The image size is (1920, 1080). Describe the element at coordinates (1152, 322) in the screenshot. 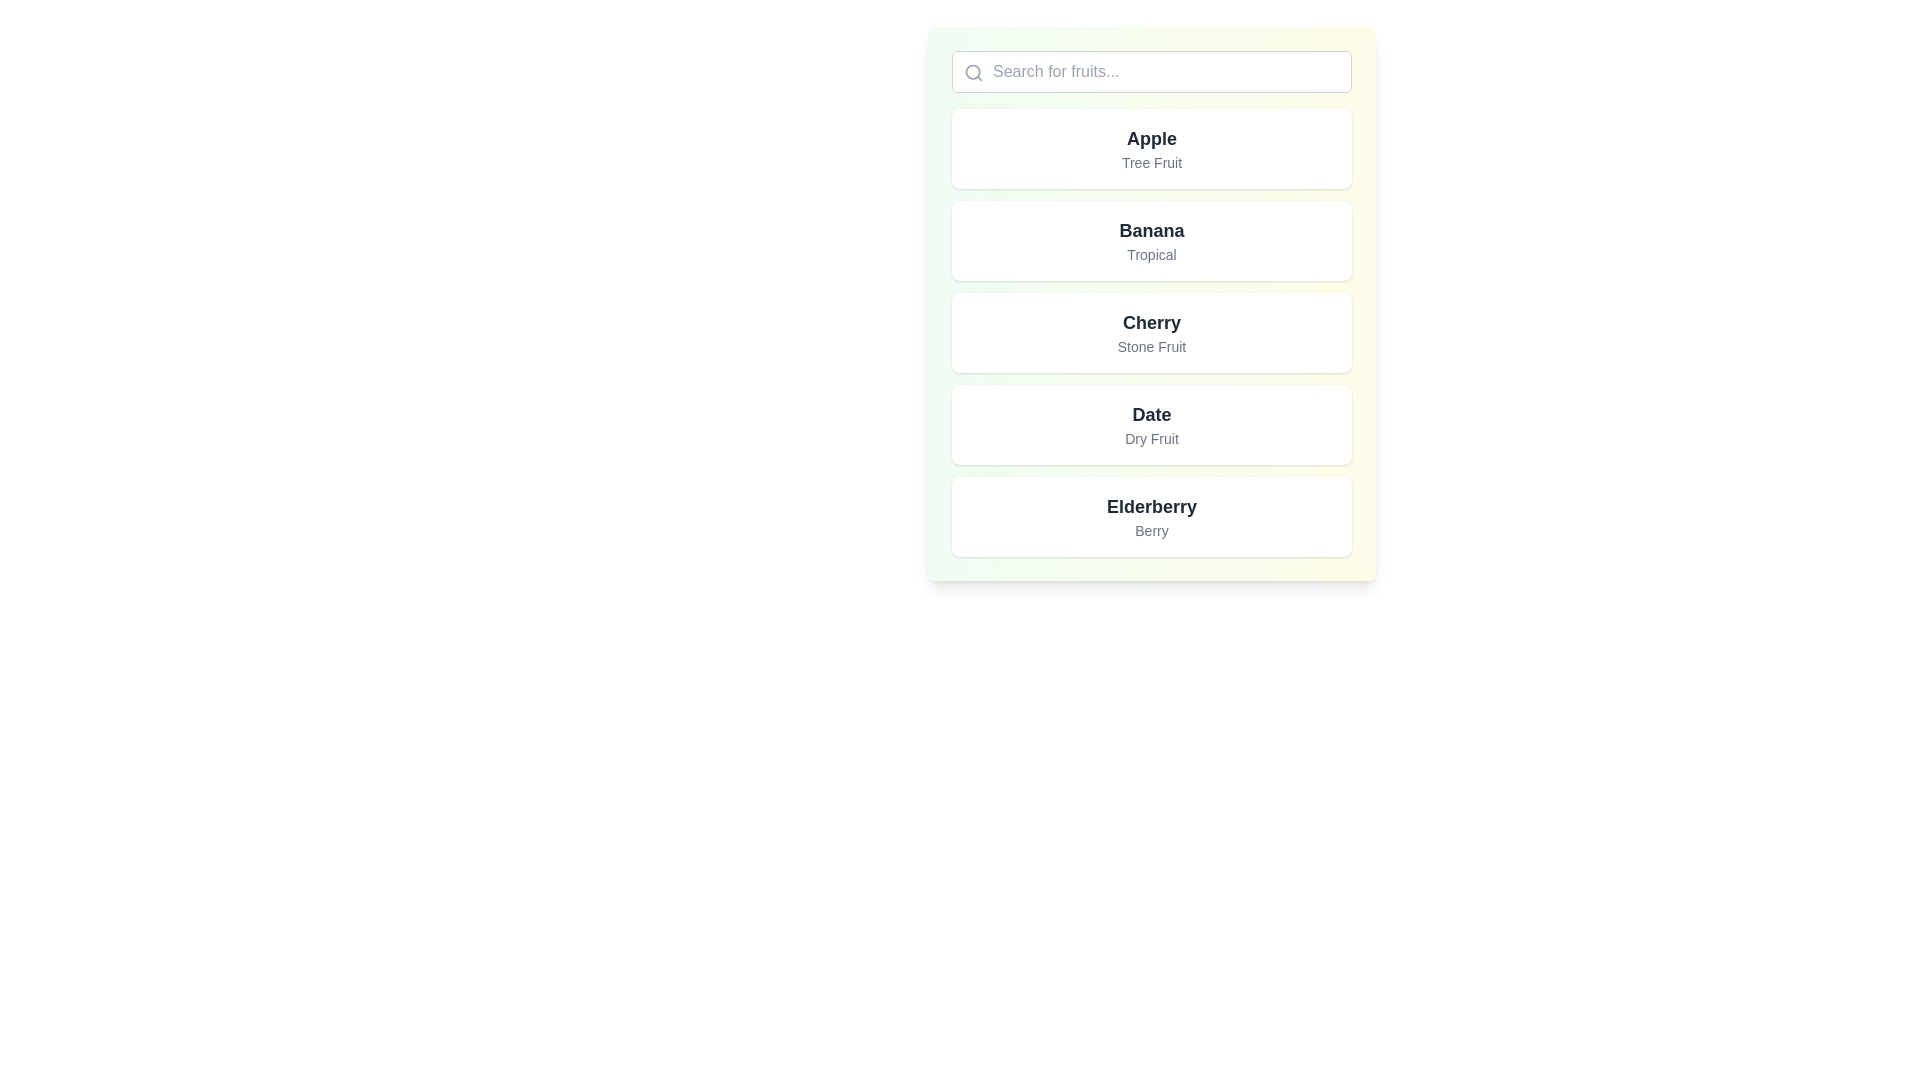

I see `the Text Label that indicates the name of the fruit, located in the middle of the third item in the vertical list, directly above the text 'Stone Fruit'` at that location.